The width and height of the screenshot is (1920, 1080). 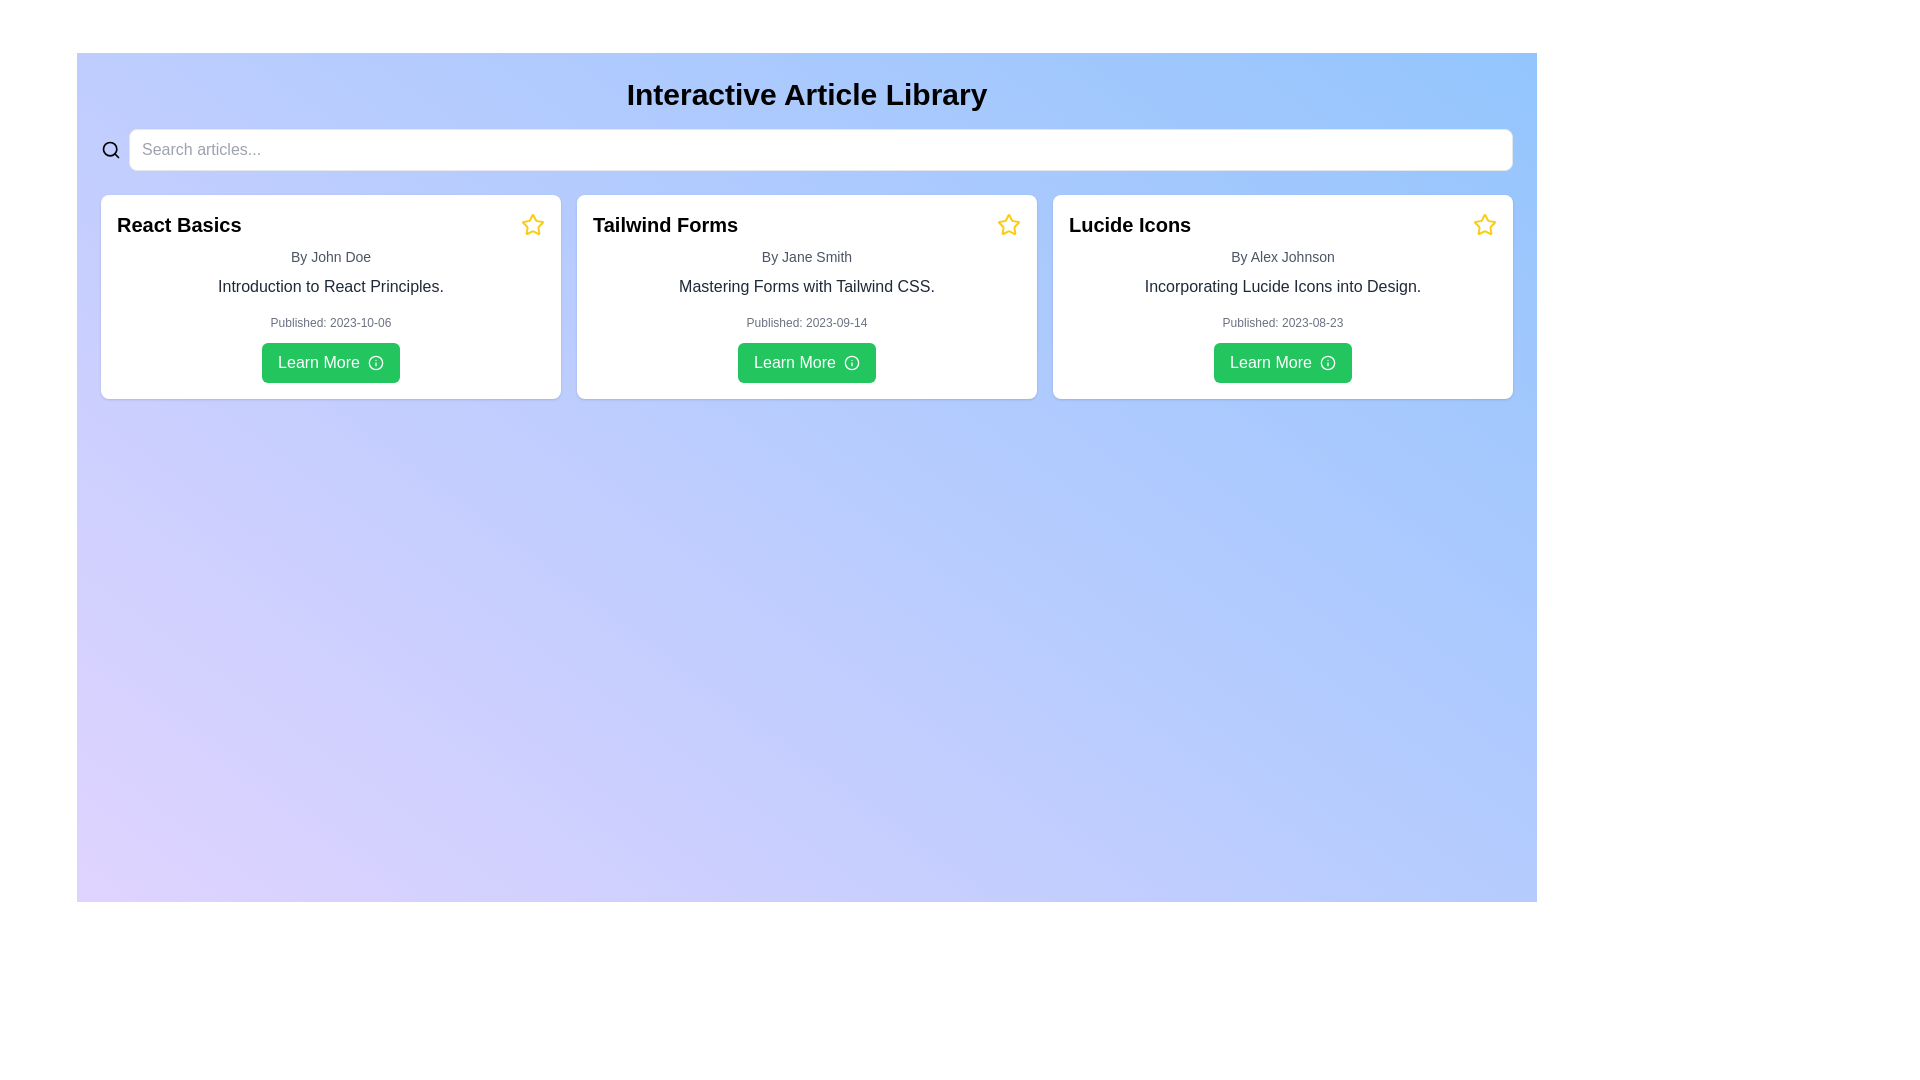 I want to click on the bold, large-sized text label displaying 'Interactive Article Library' at the top-center of the interface, so click(x=806, y=95).